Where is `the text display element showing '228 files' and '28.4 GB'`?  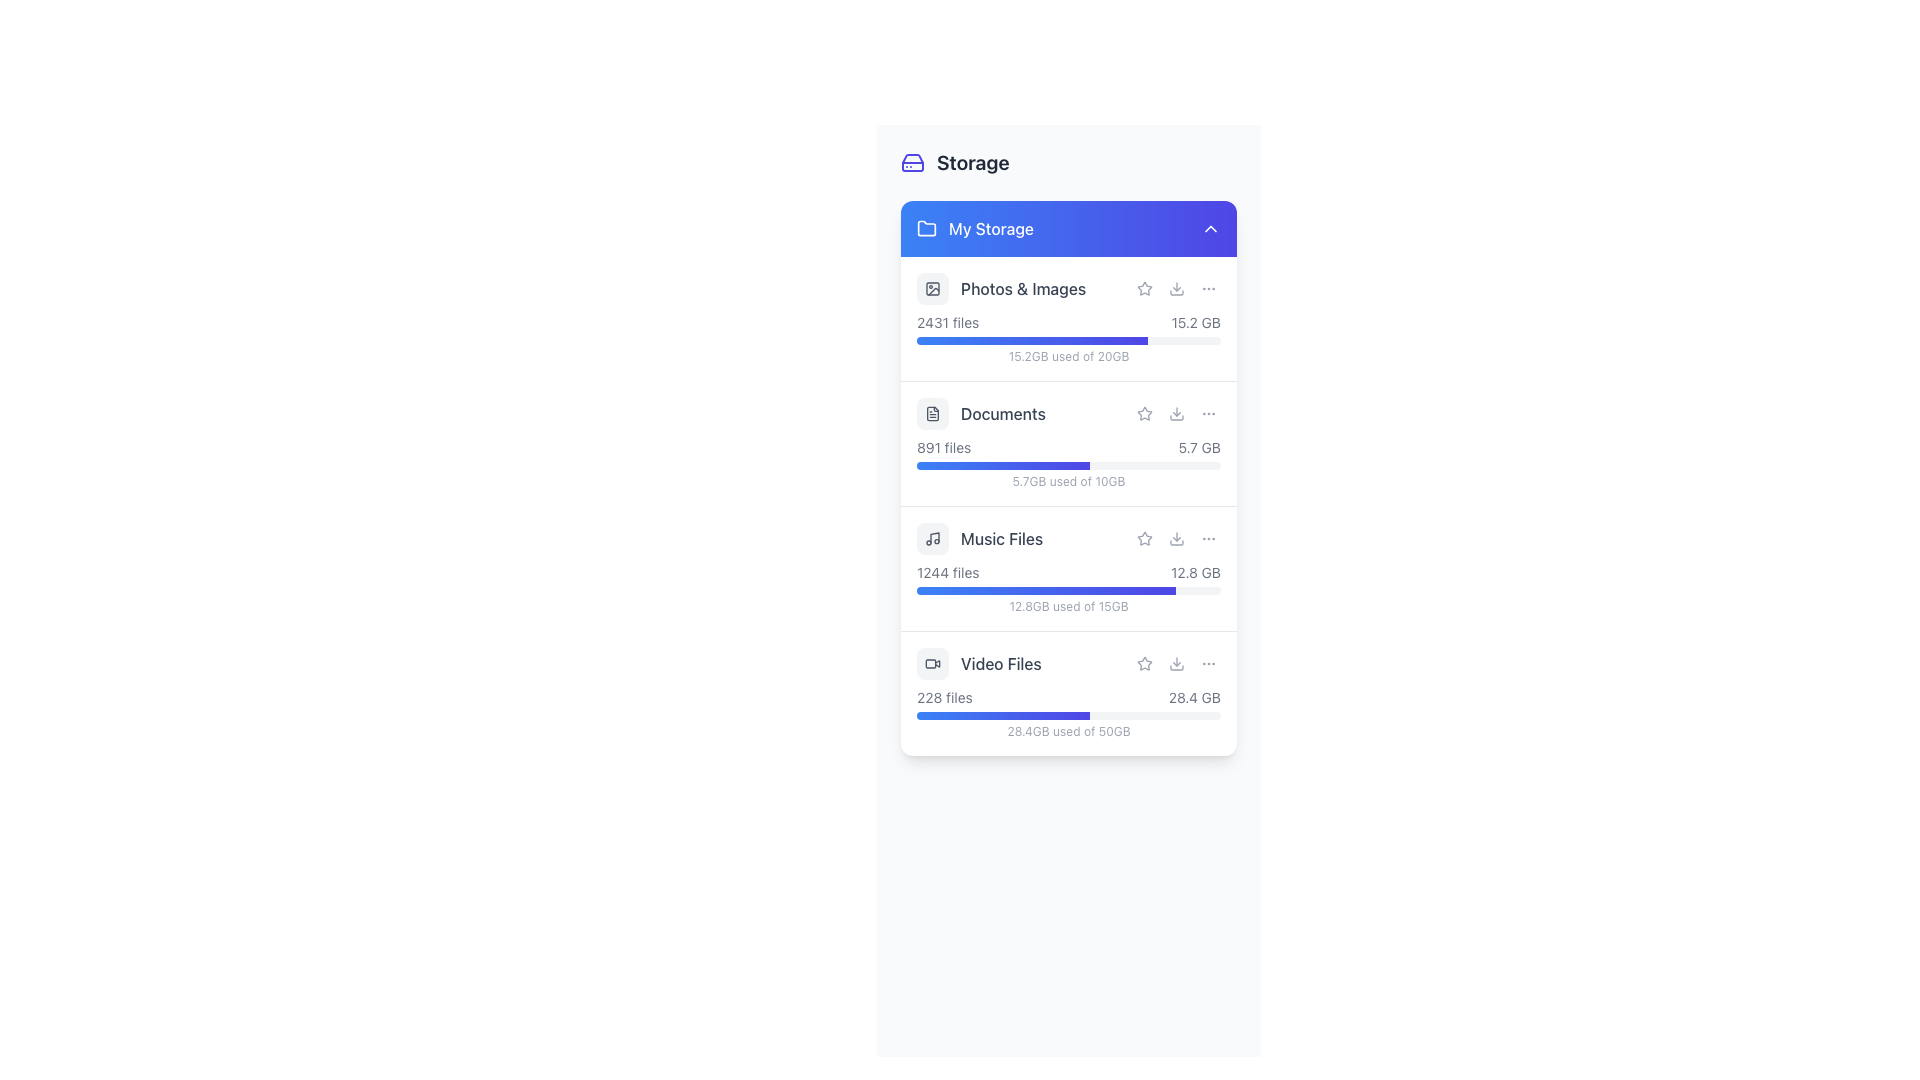 the text display element showing '228 files' and '28.4 GB' is located at coordinates (1068, 697).